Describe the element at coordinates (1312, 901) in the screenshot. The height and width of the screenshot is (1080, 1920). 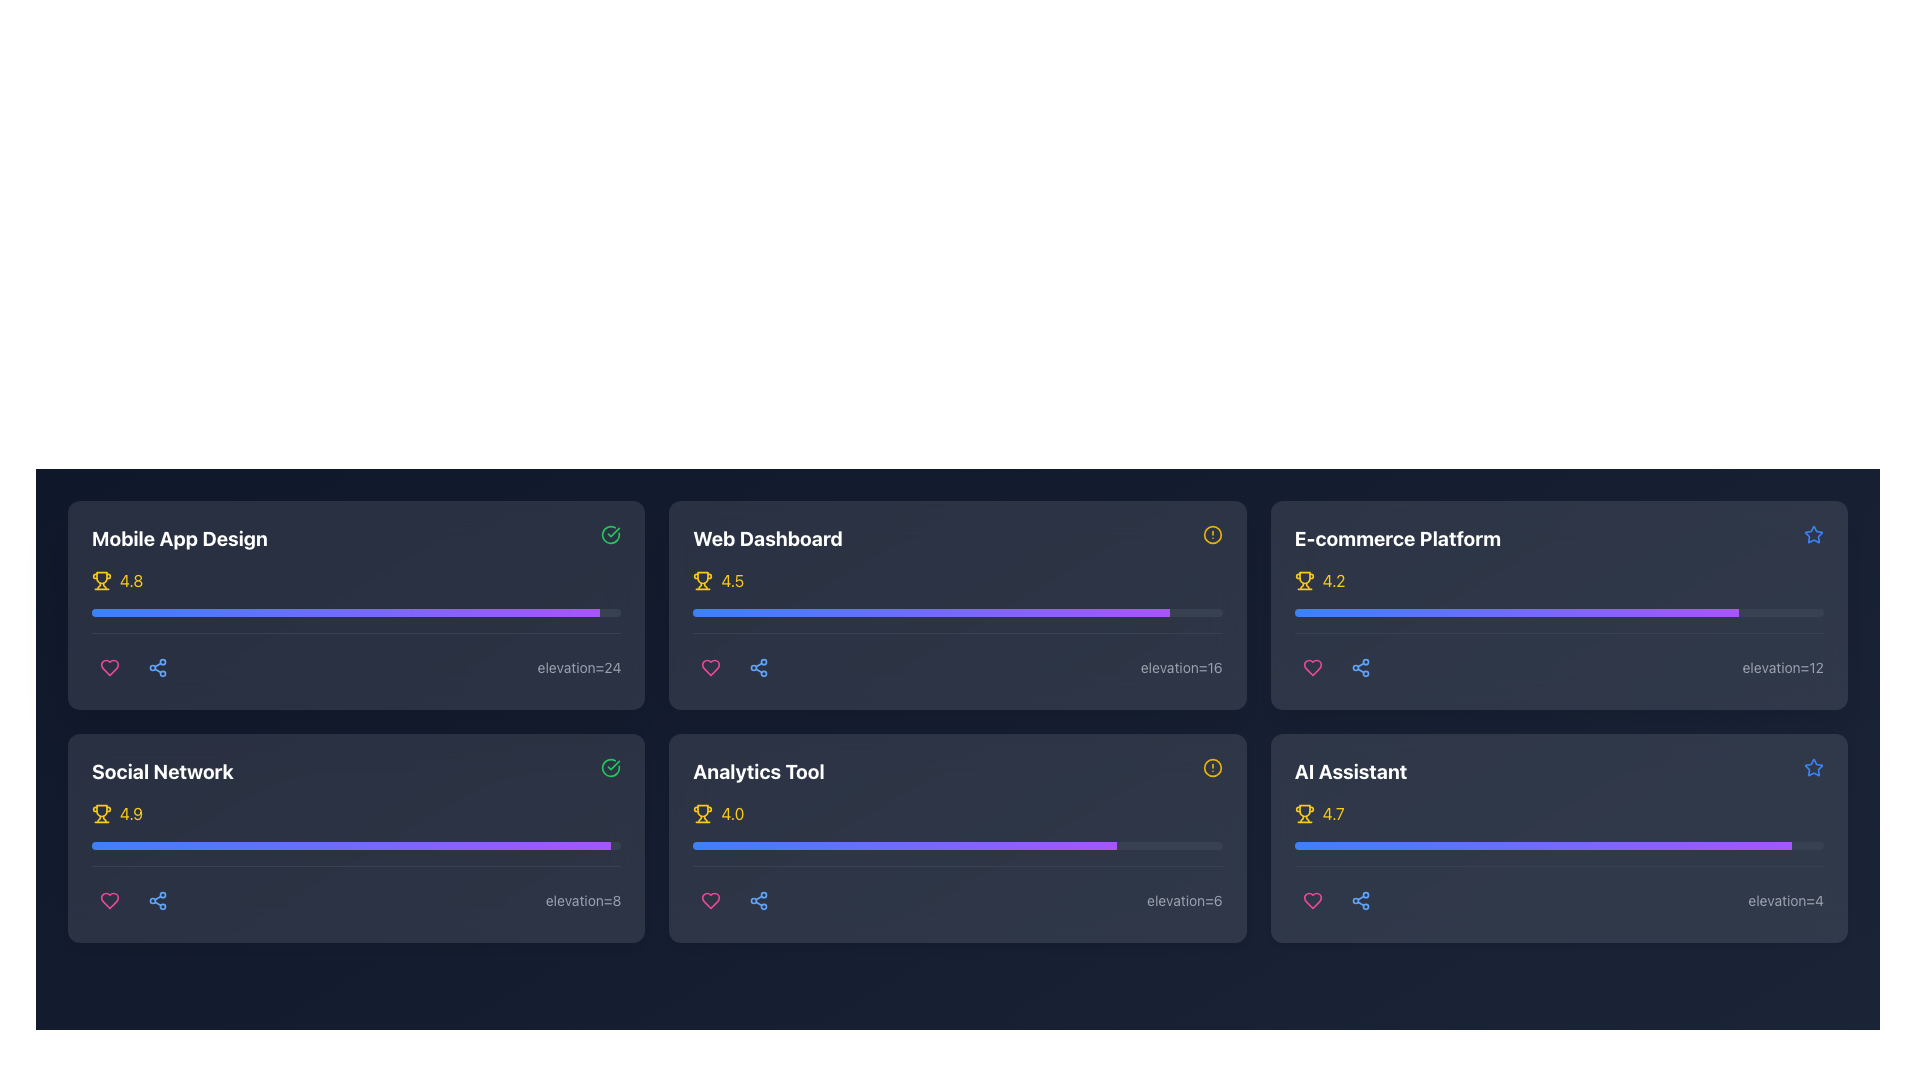
I see `the heart icon, which is a pink outline resembling a heart, located in the lower left corner of the 'AI Assistant' card, adjacent to the 'share' icon, to like or unlike` at that location.